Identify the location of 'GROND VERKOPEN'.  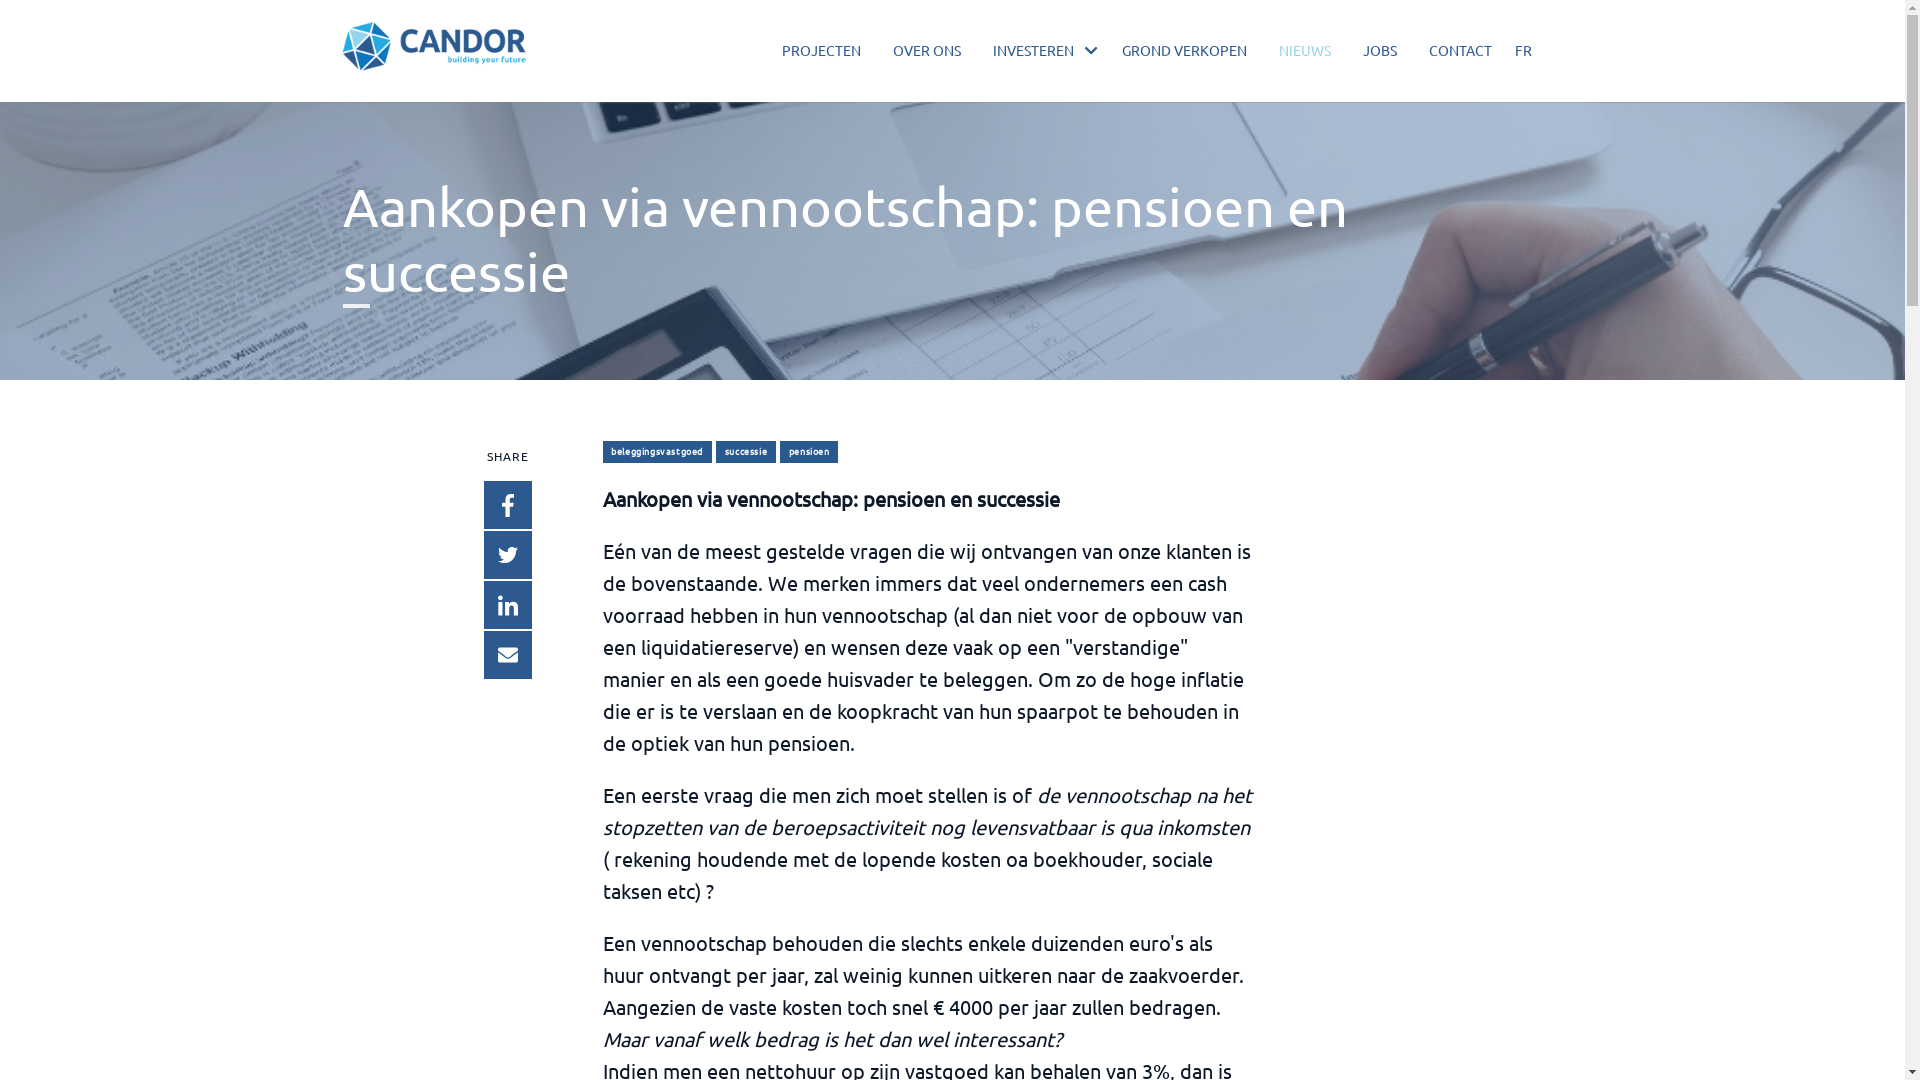
(1184, 49).